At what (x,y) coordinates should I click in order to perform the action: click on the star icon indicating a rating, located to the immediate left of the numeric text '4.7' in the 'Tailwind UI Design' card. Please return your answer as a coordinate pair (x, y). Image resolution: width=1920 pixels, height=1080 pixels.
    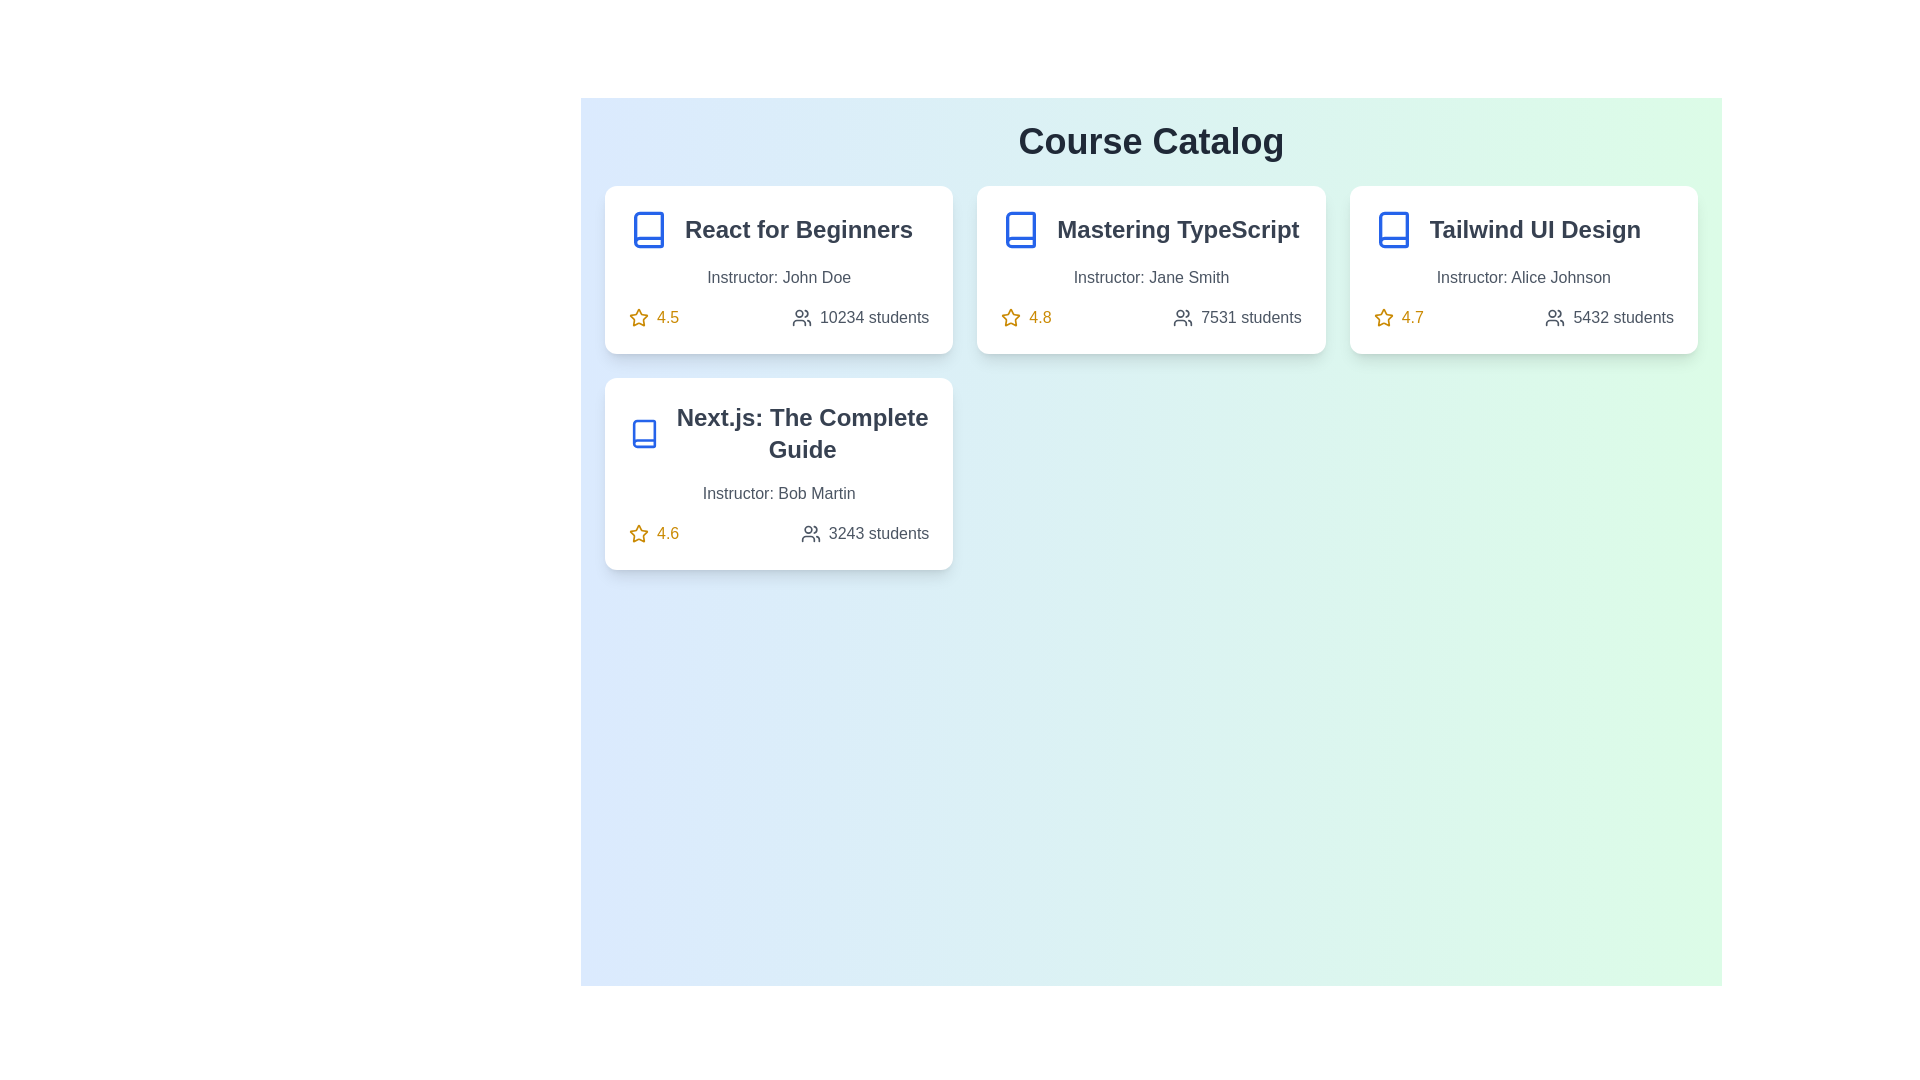
    Looking at the image, I should click on (1382, 316).